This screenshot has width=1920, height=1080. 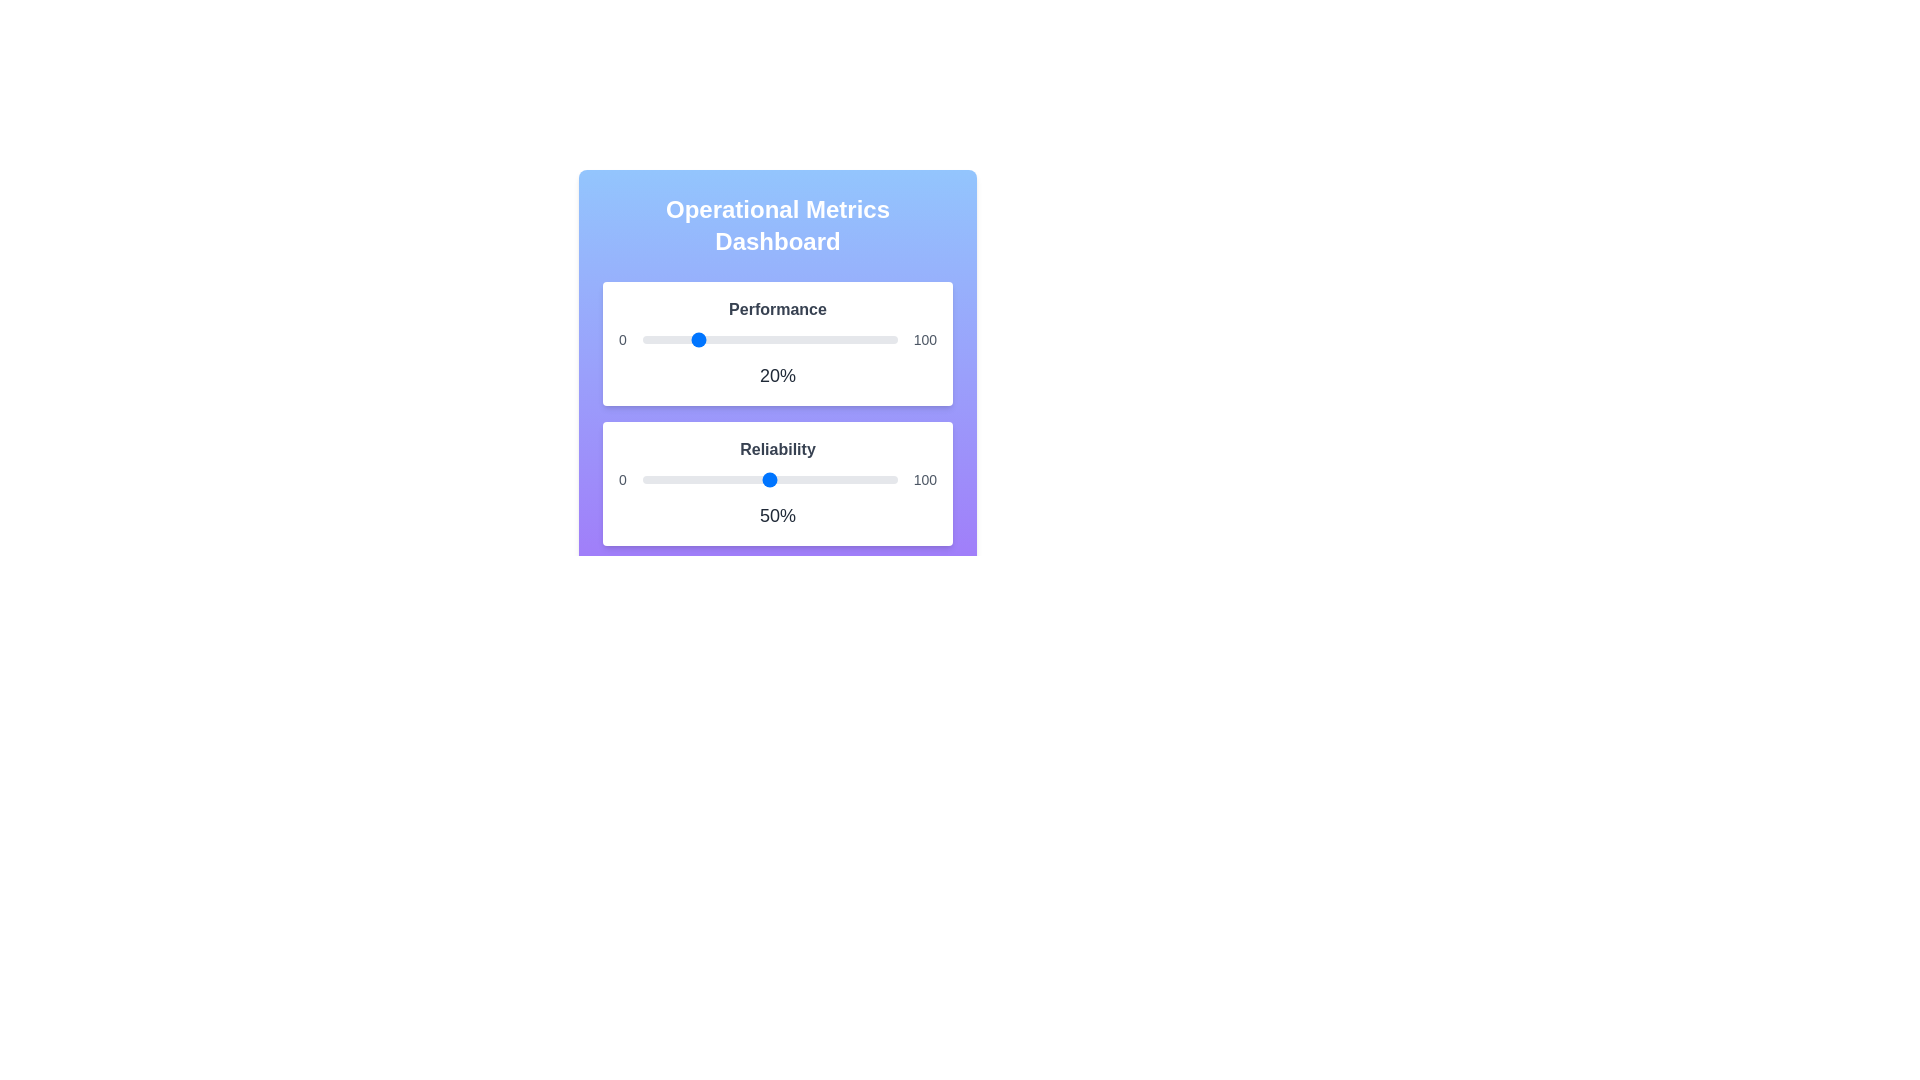 I want to click on performance, so click(x=867, y=338).